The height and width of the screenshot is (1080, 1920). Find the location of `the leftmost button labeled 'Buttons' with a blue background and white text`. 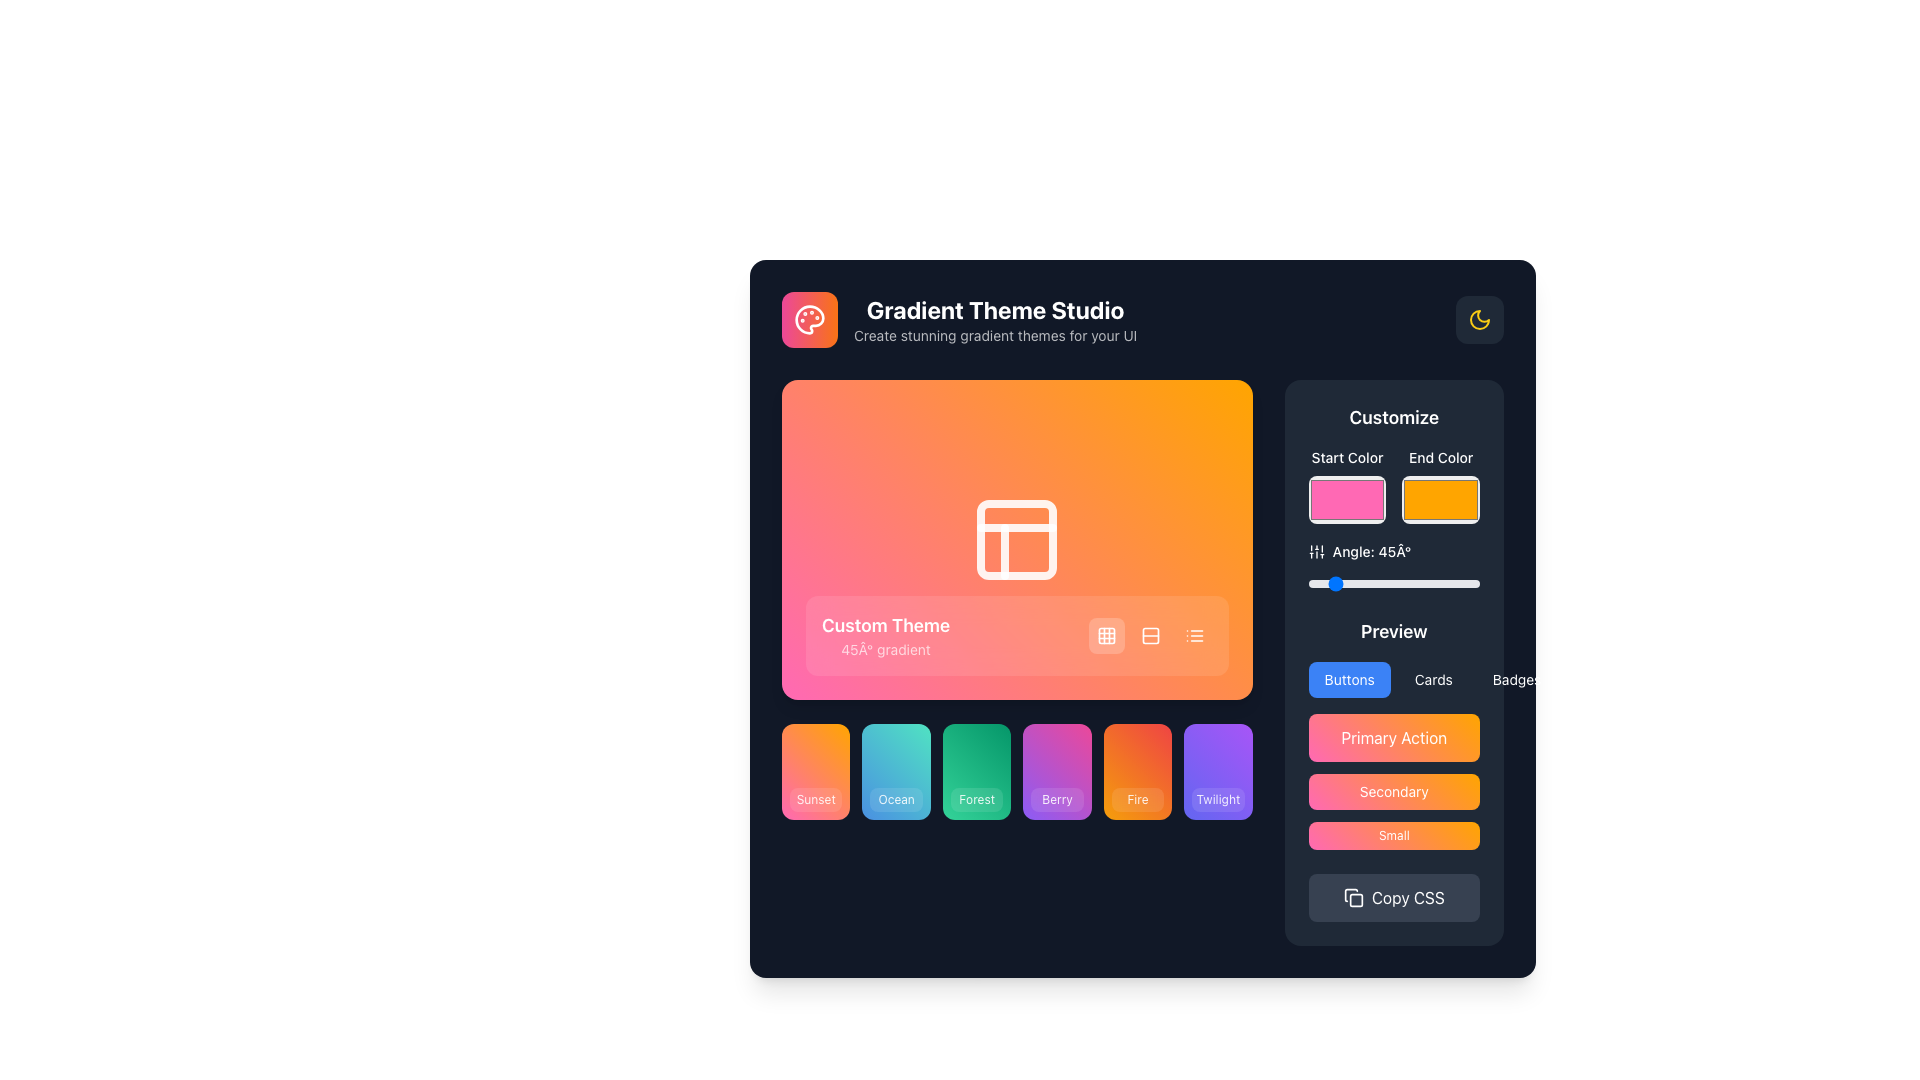

the leftmost button labeled 'Buttons' with a blue background and white text is located at coordinates (1349, 678).